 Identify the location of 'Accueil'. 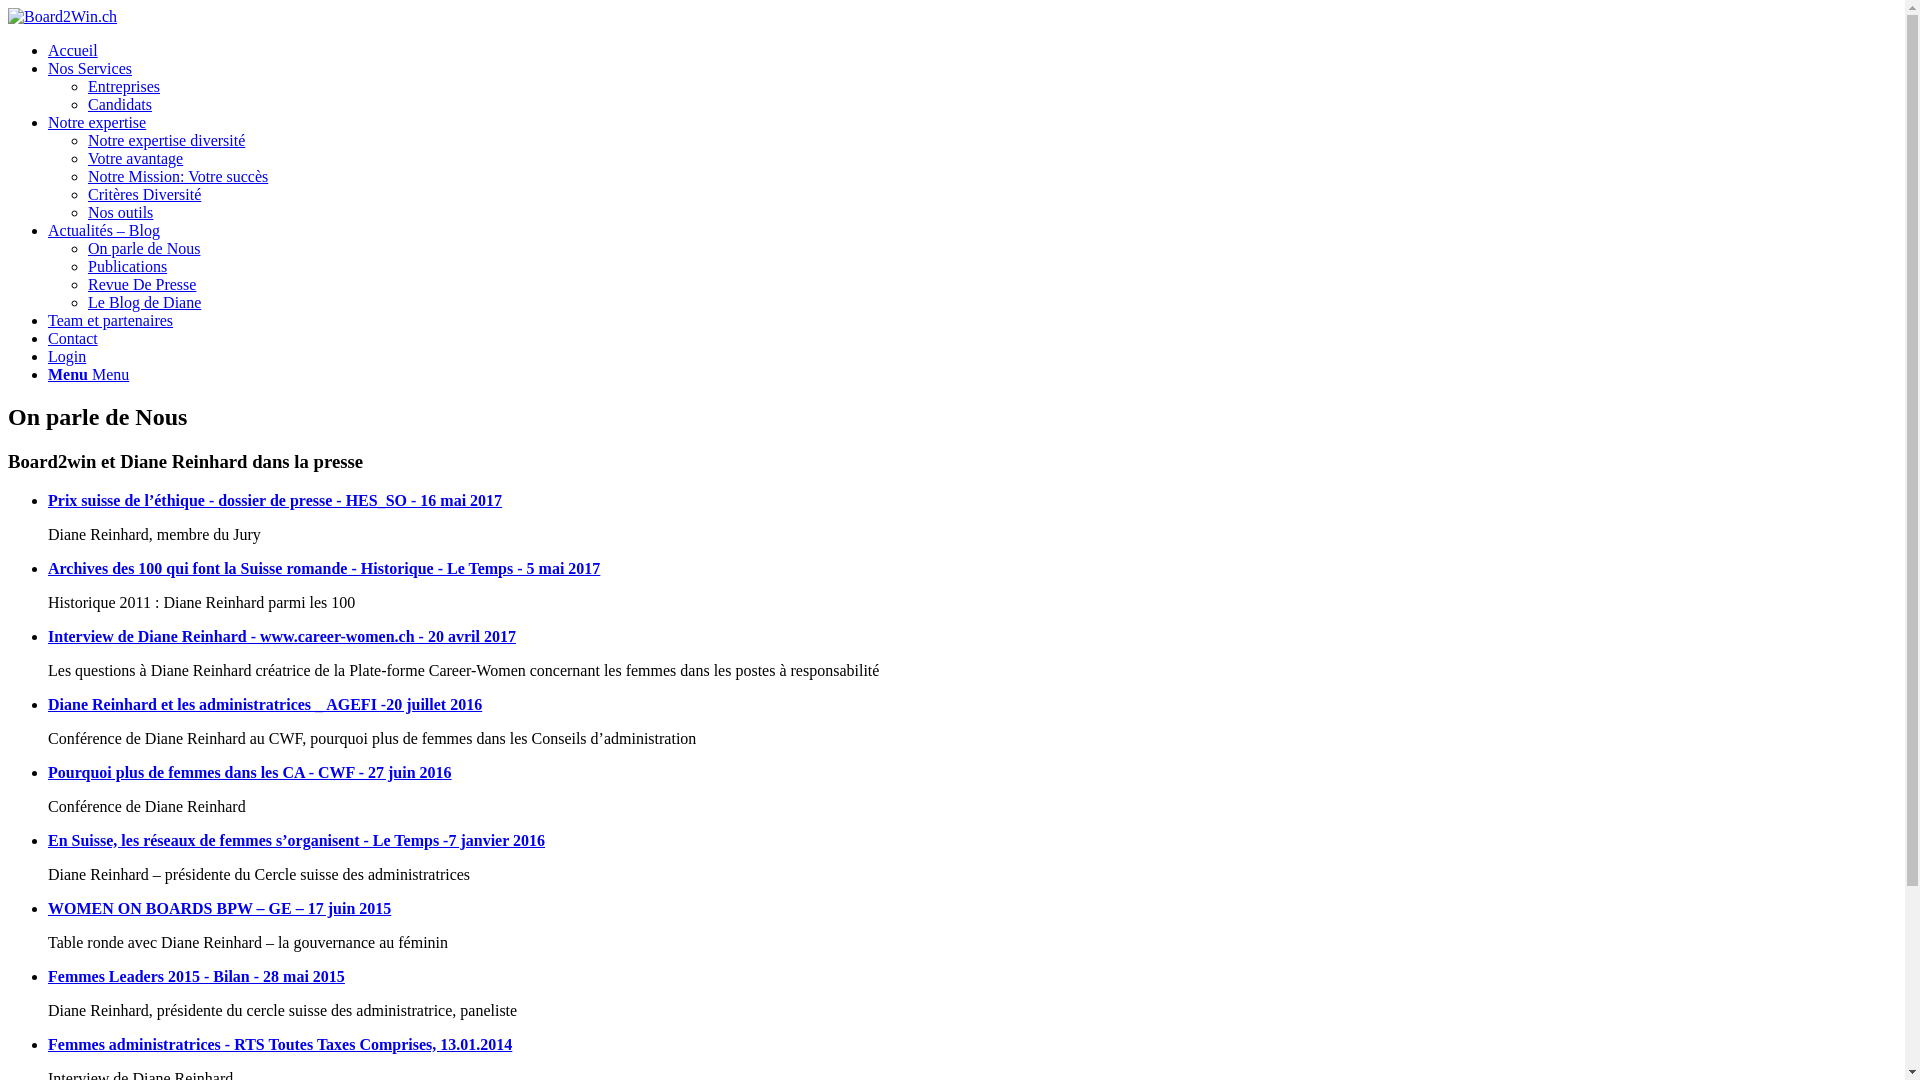
(72, 49).